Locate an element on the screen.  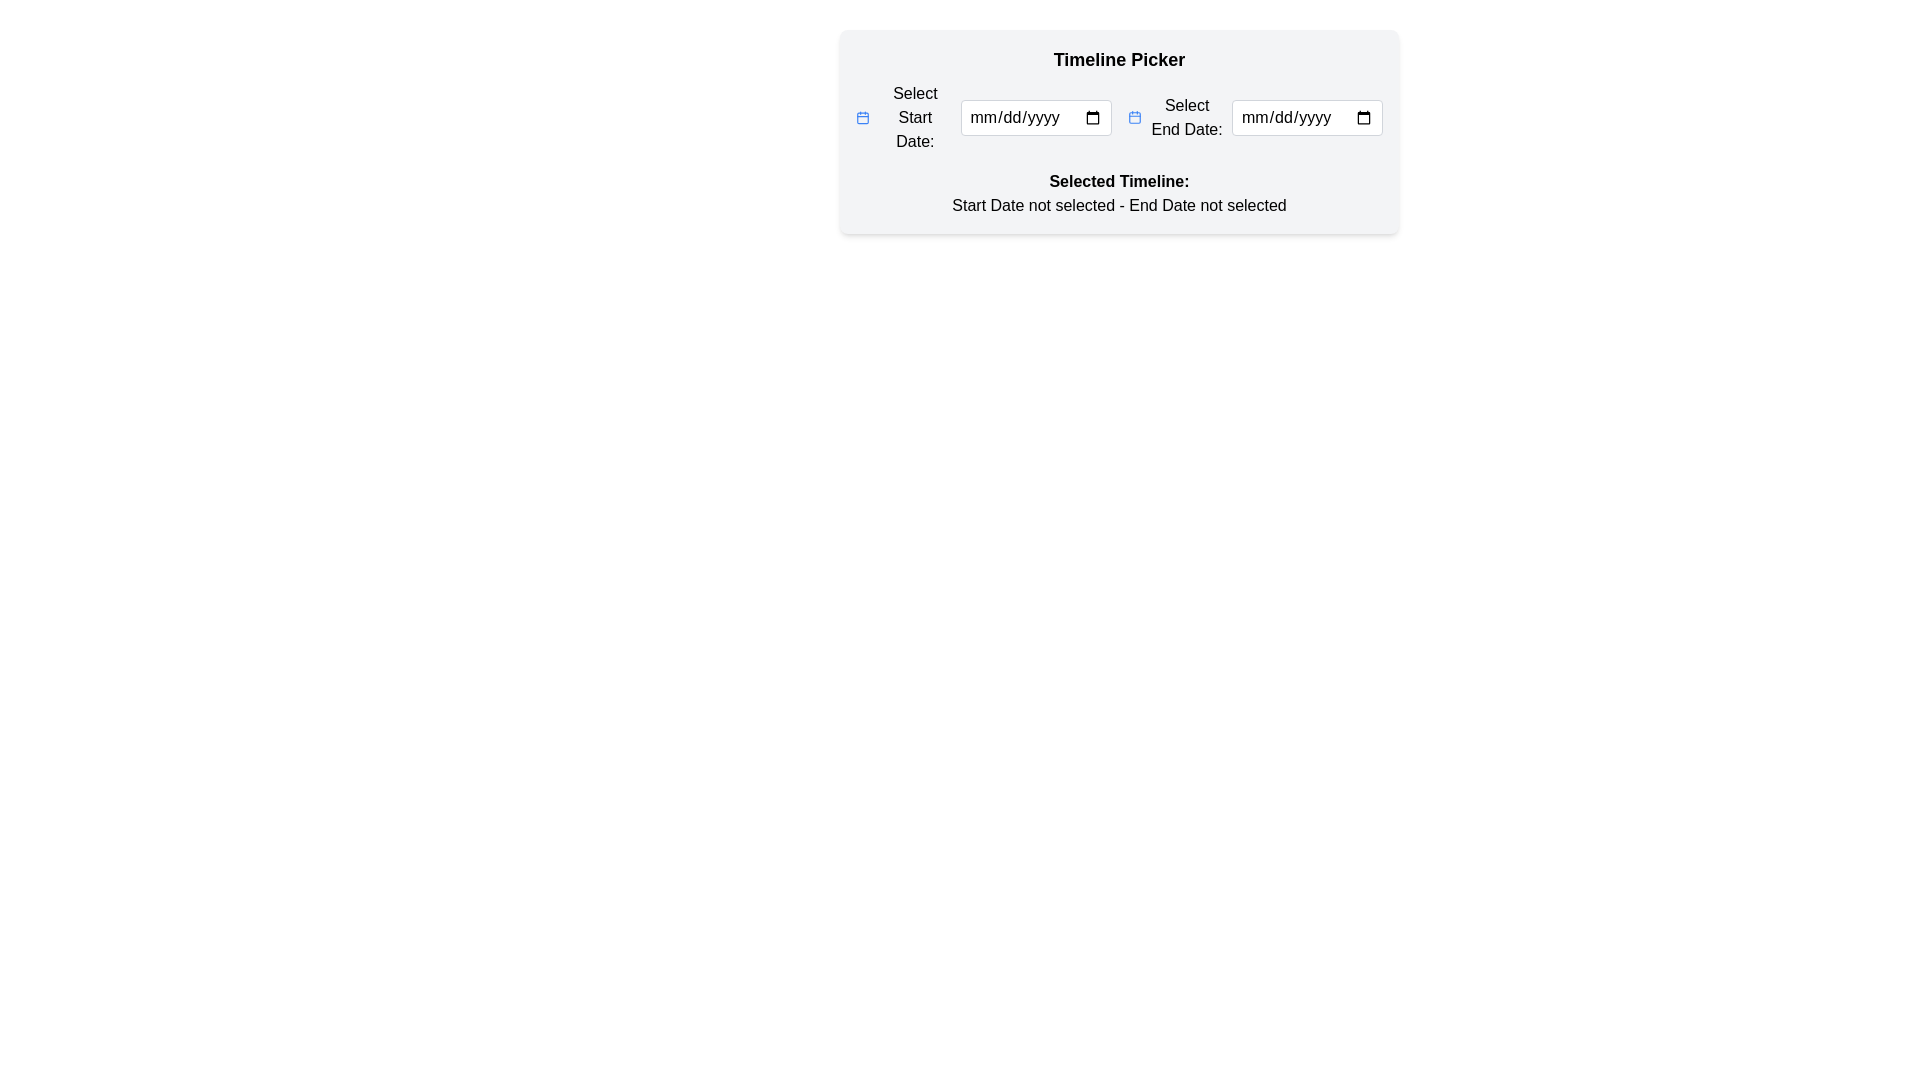
to activate the Date Input Field located in the top-right of the 'Select End Date' section of the 'Timeline Picker' UI component is located at coordinates (1307, 118).